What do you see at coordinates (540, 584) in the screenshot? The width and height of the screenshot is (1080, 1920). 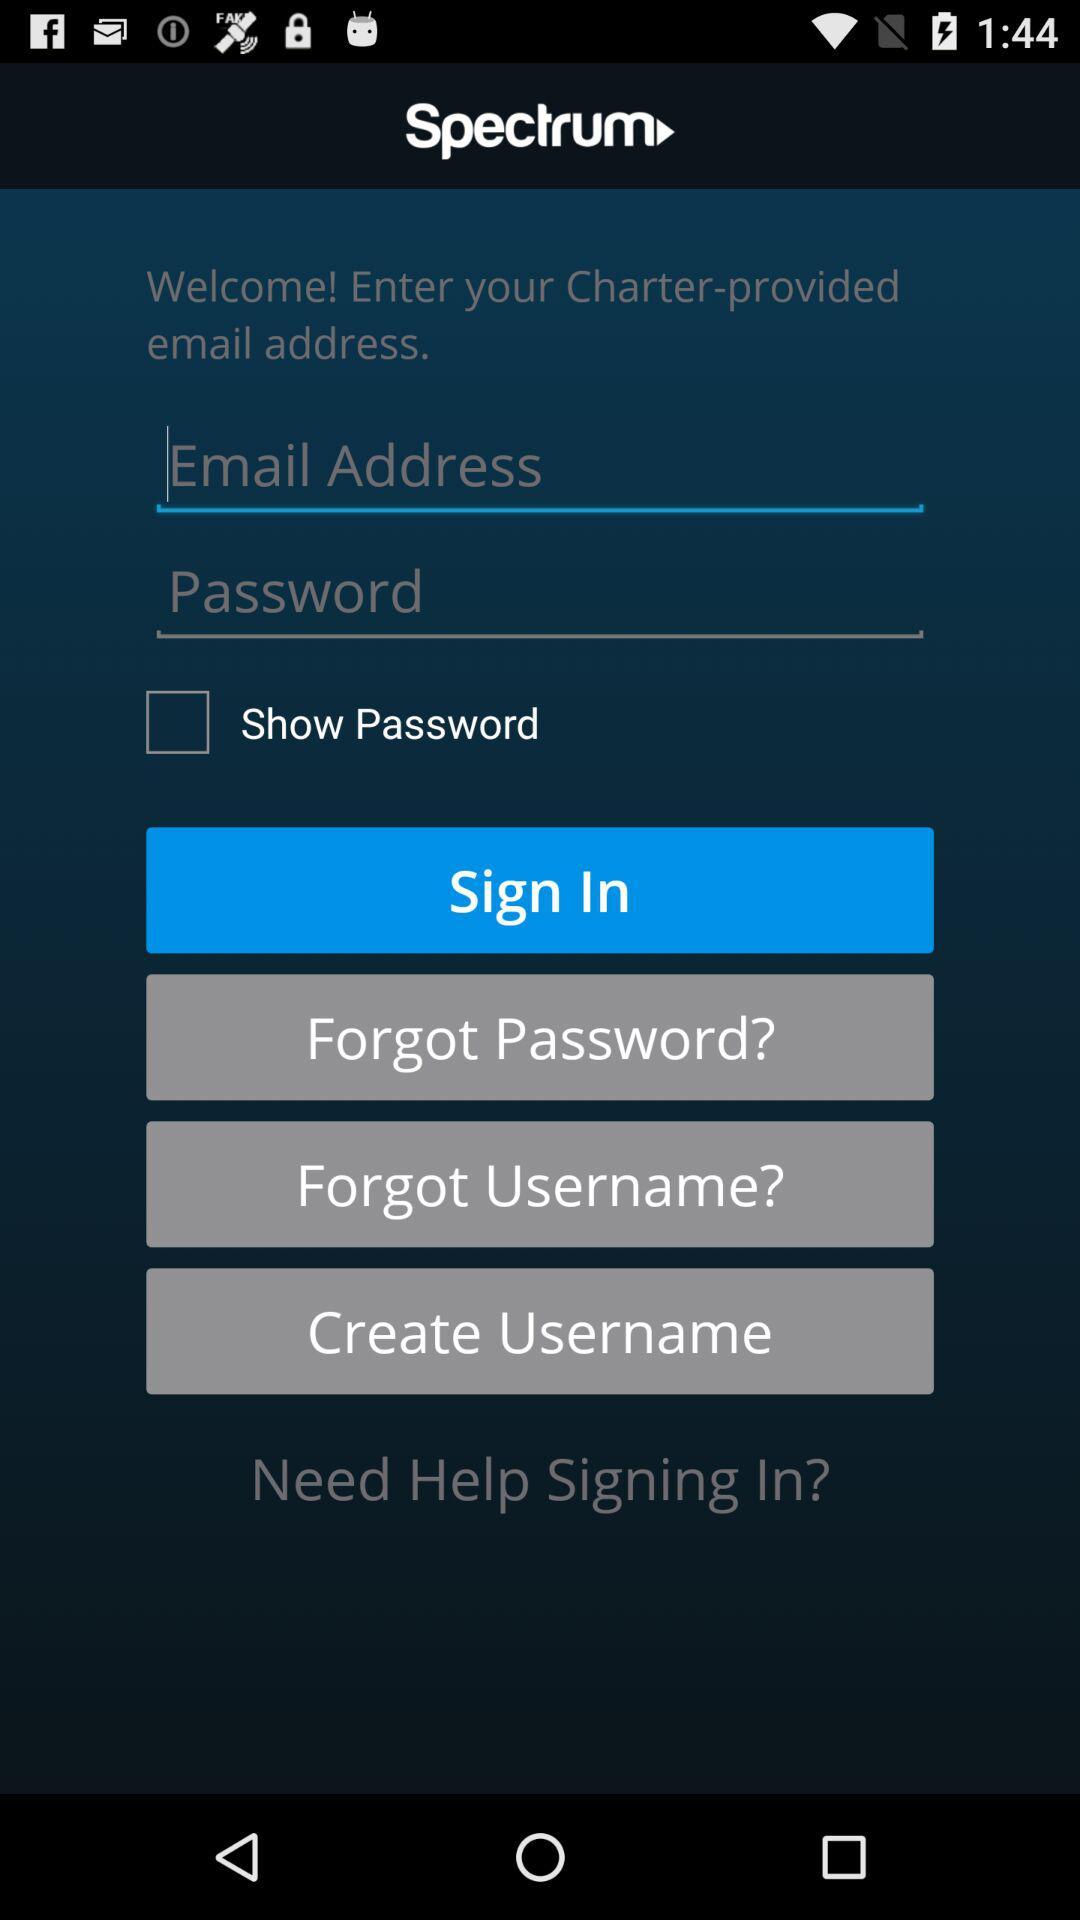 I see `password` at bounding box center [540, 584].